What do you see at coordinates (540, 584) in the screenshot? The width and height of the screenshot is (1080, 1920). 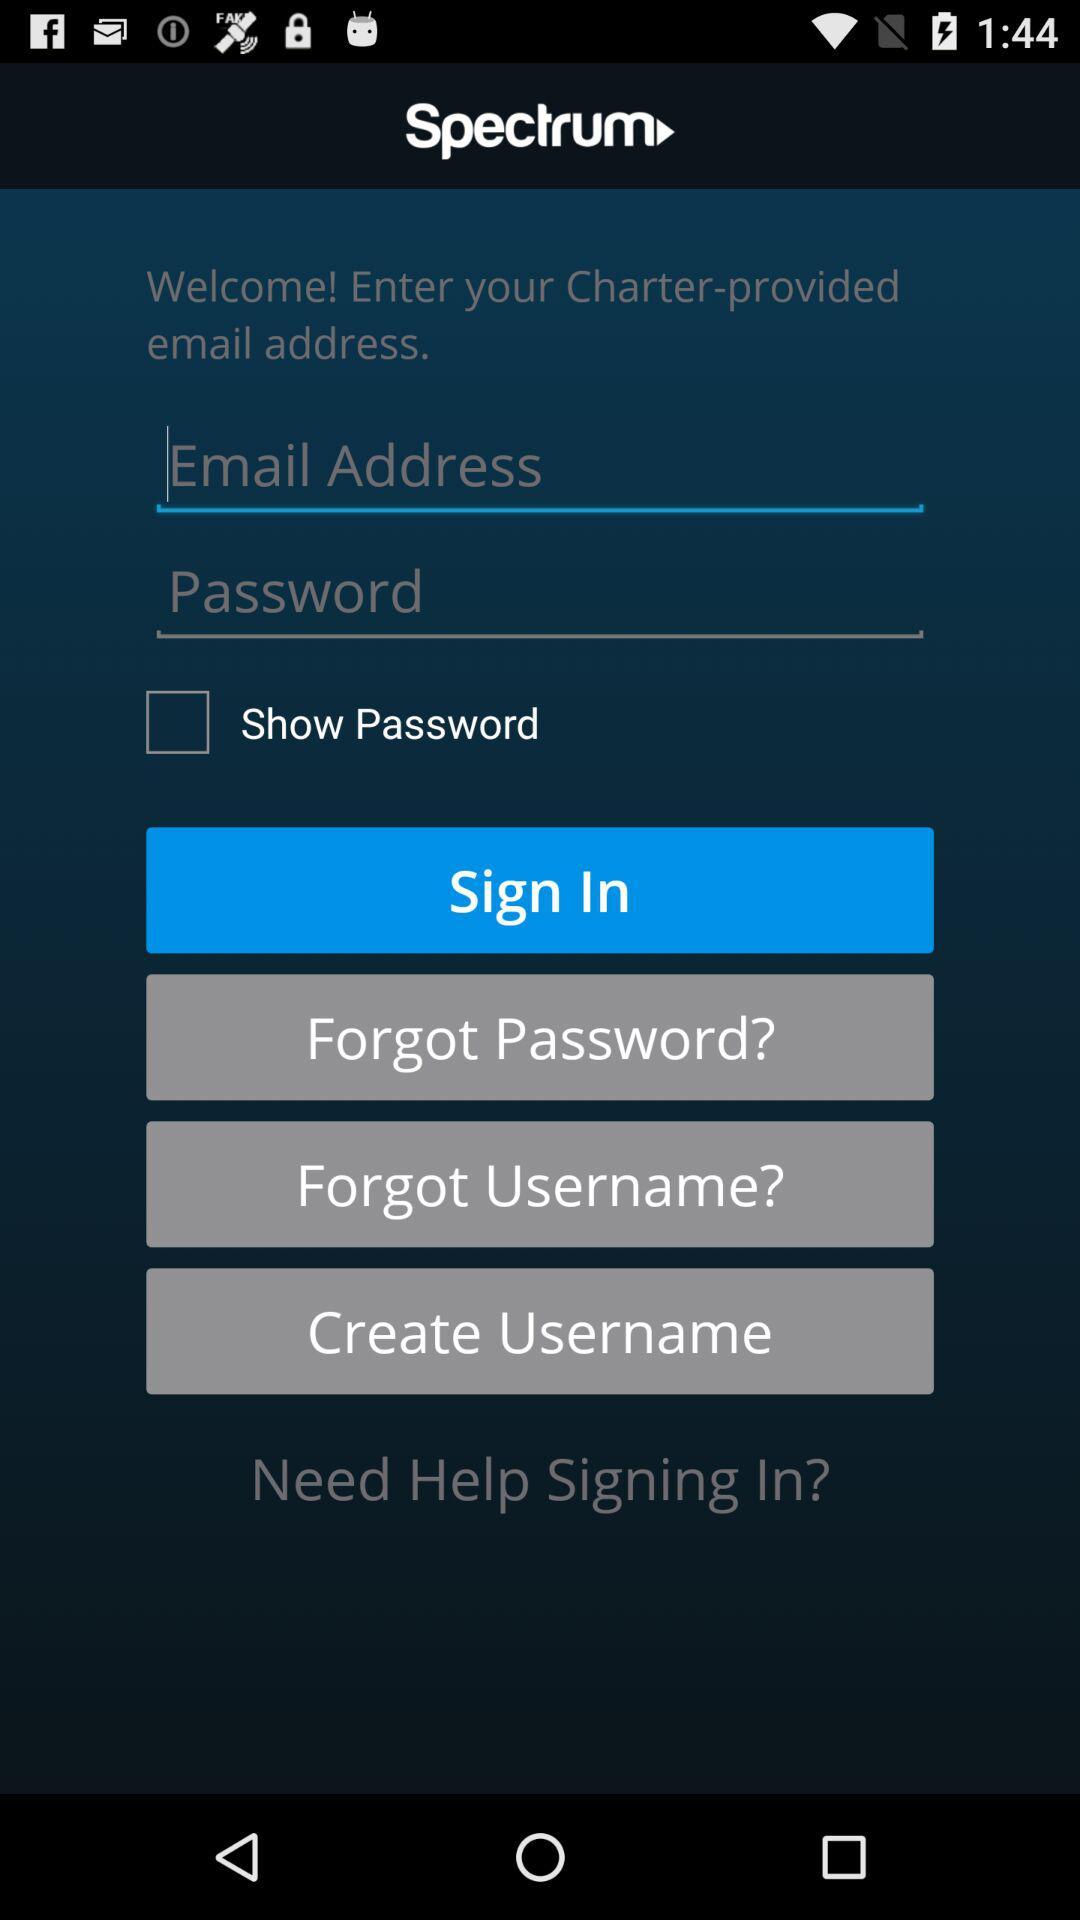 I see `password` at bounding box center [540, 584].